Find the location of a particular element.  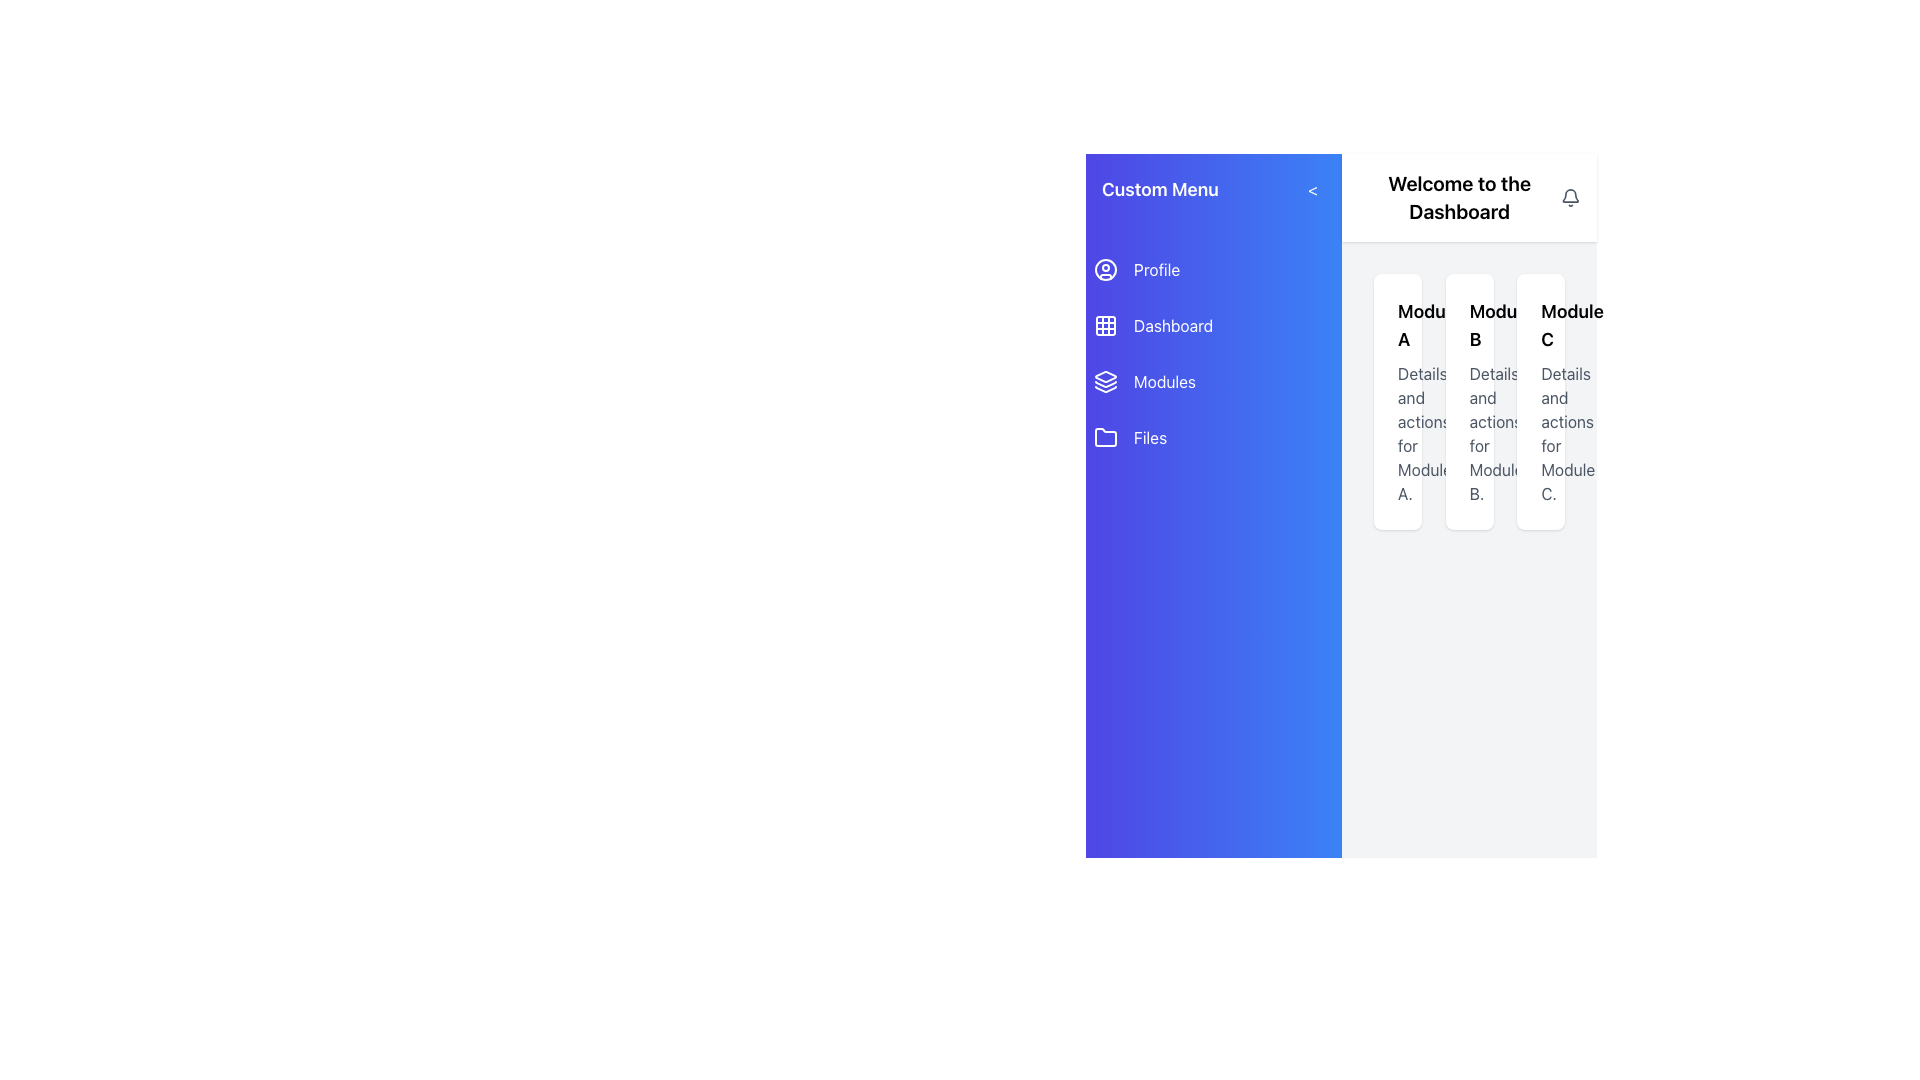

the 'Modules' text label in the left-side navigation menu is located at coordinates (1165, 381).